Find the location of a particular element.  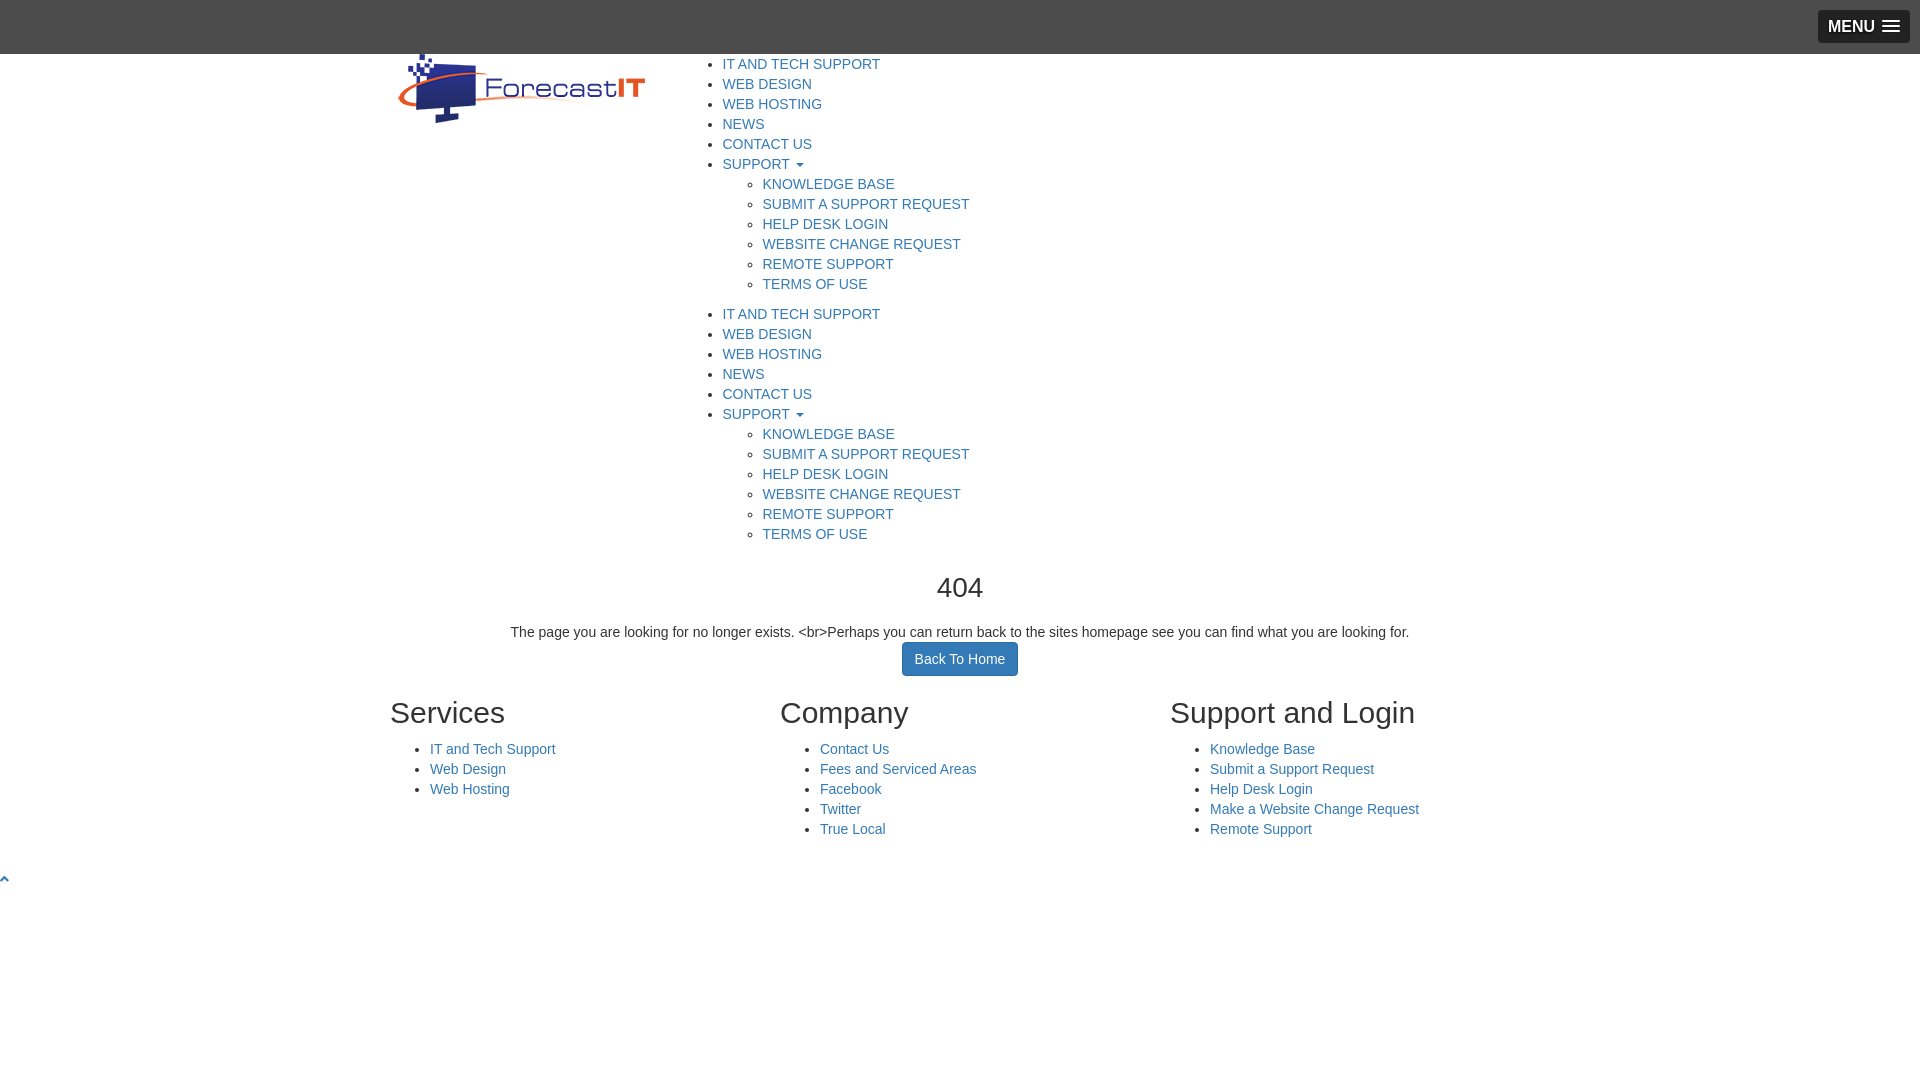

'WEB DESIGN' is located at coordinates (765, 83).